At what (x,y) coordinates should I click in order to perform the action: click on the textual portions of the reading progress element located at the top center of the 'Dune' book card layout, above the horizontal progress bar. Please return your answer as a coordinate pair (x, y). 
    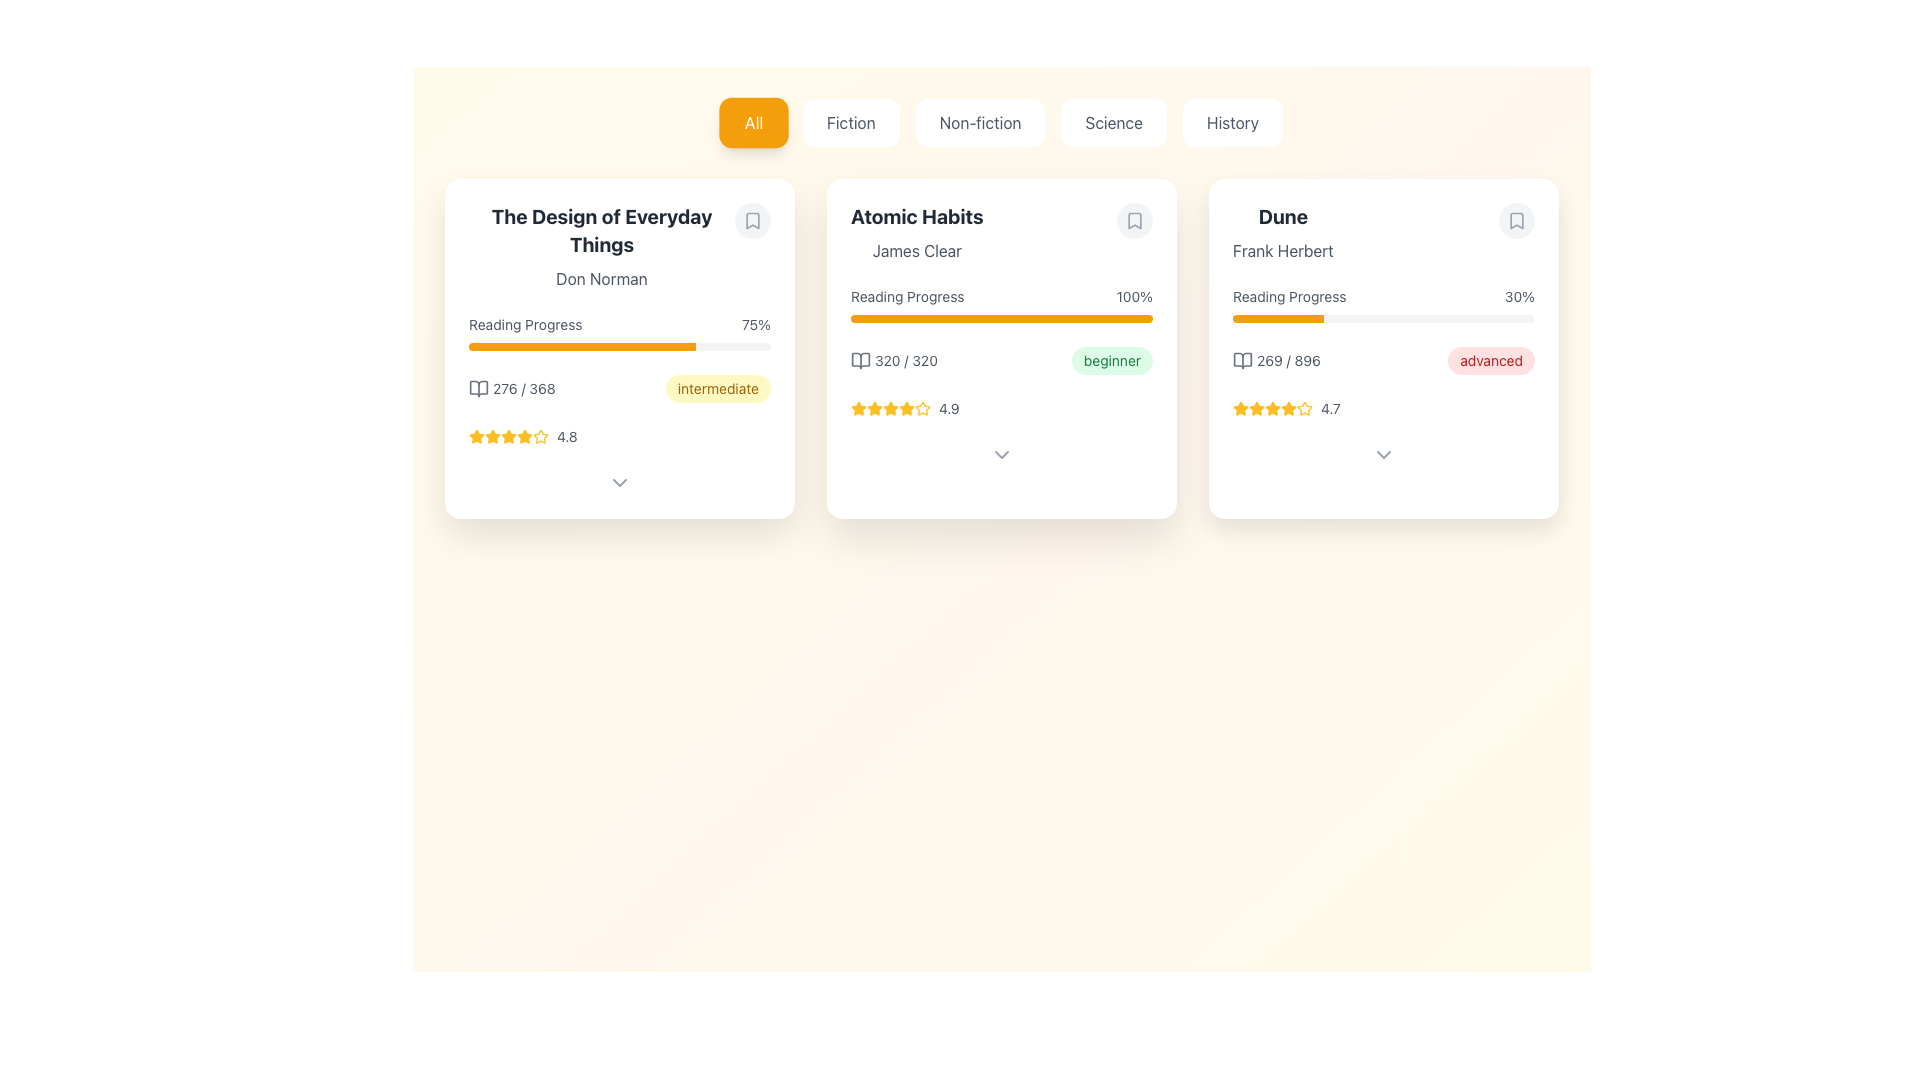
    Looking at the image, I should click on (1382, 297).